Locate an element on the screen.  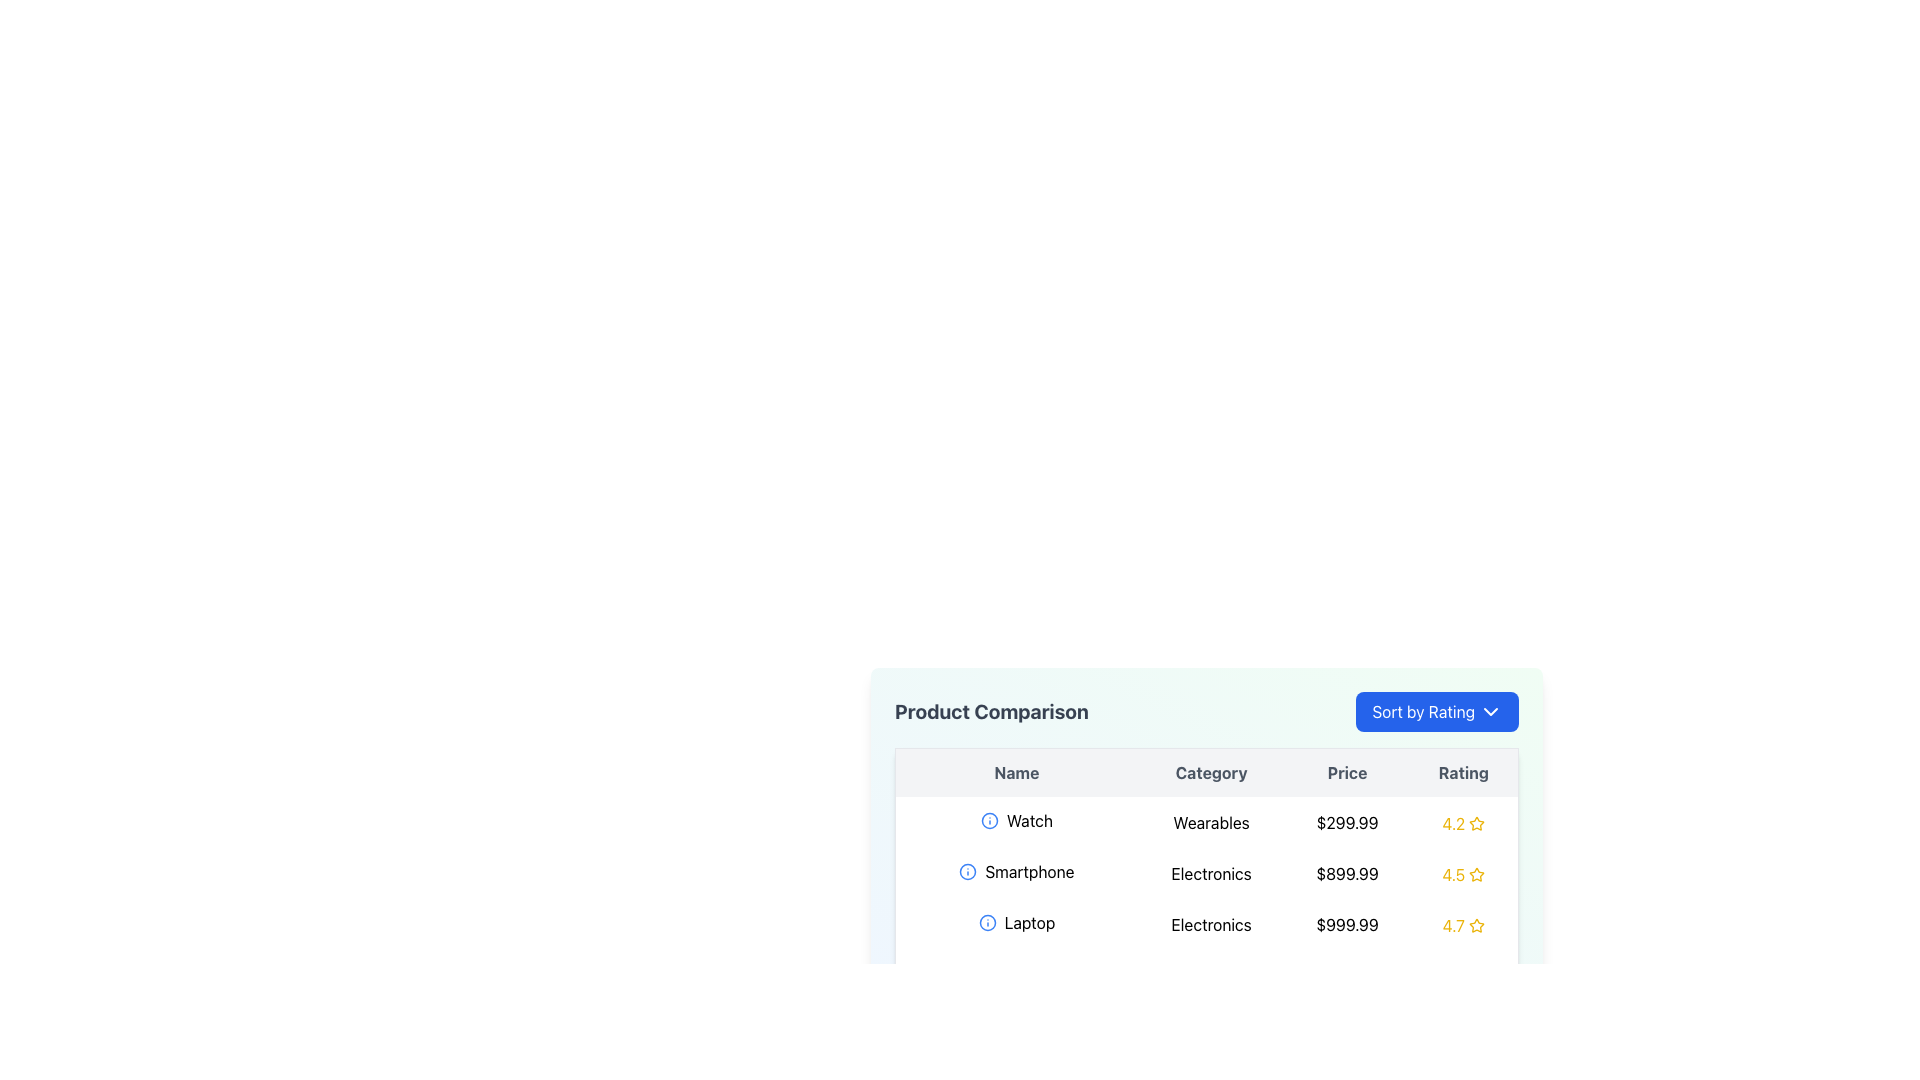
the label element displaying the text 'Watch' with an information icon to its left, positioned in the 'Name' column of the table layout is located at coordinates (1016, 821).